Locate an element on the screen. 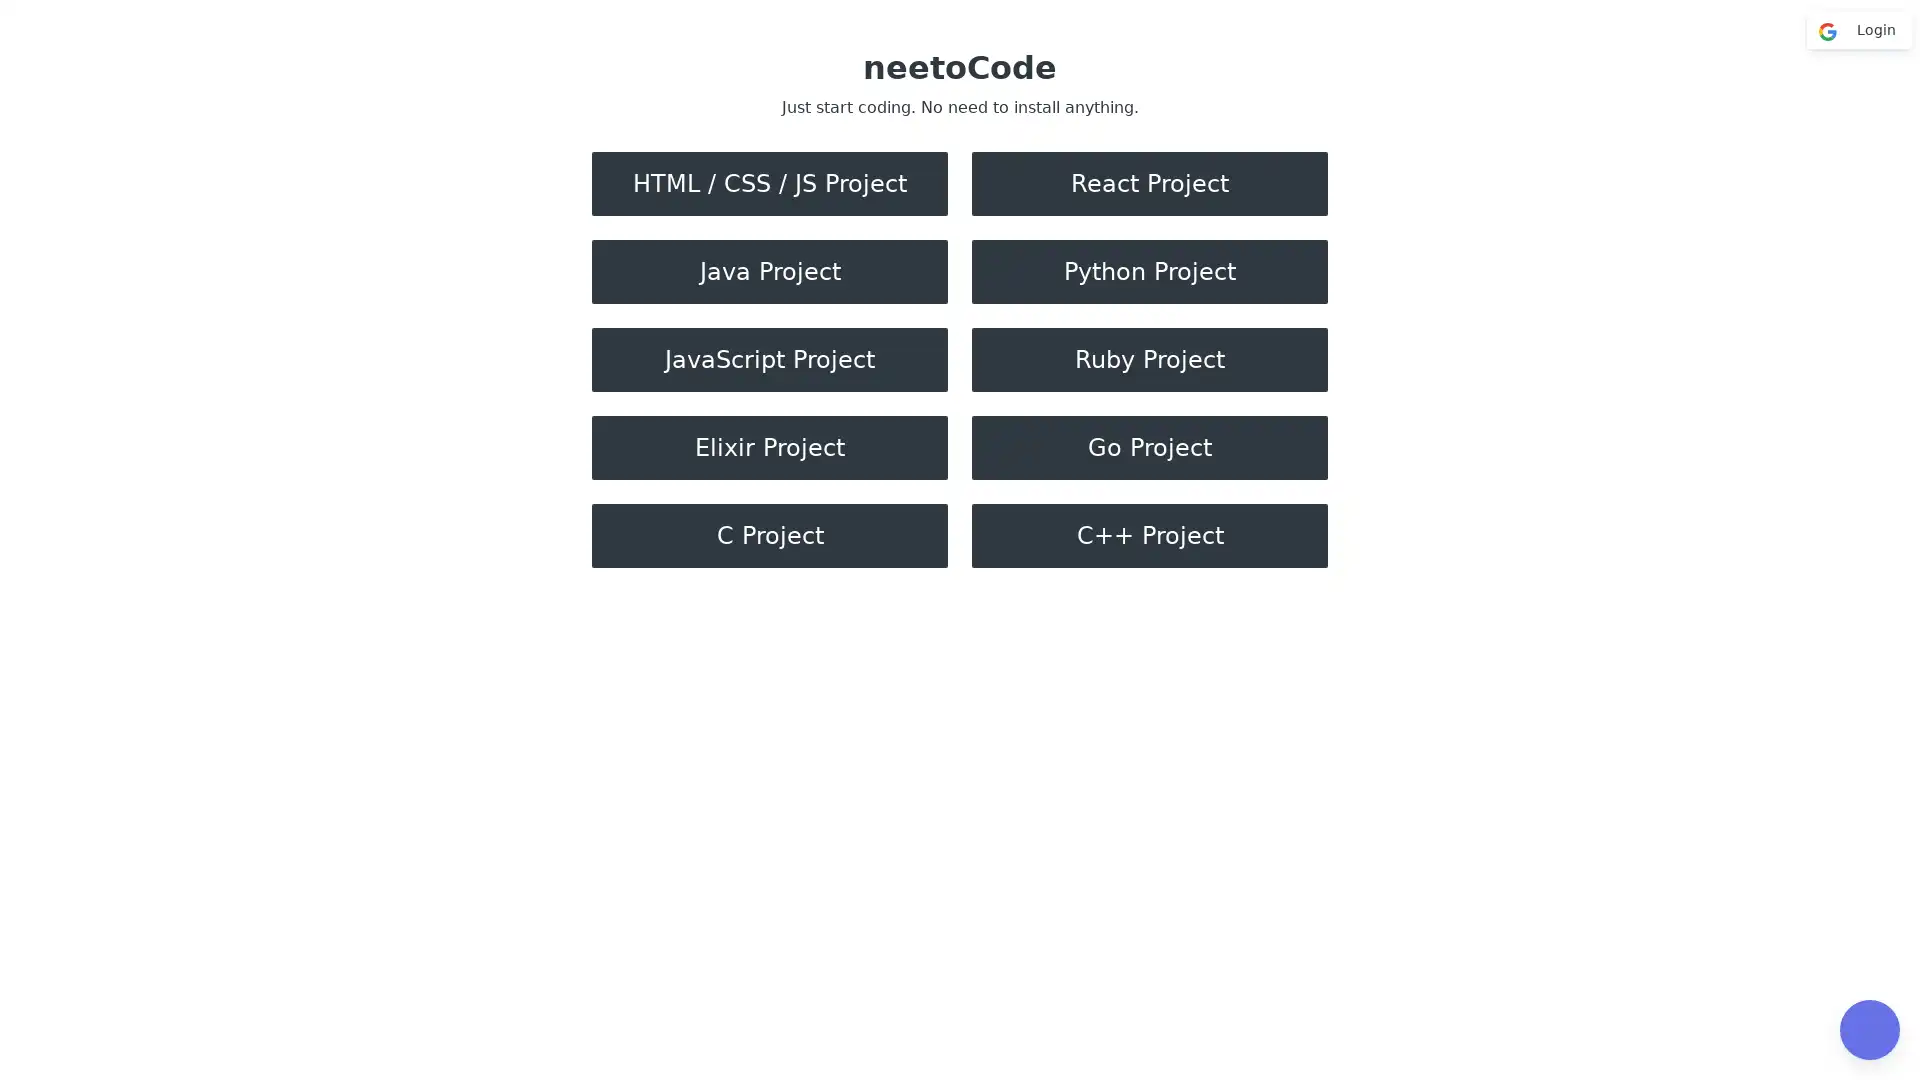  Ruby Project is located at coordinates (1150, 358).